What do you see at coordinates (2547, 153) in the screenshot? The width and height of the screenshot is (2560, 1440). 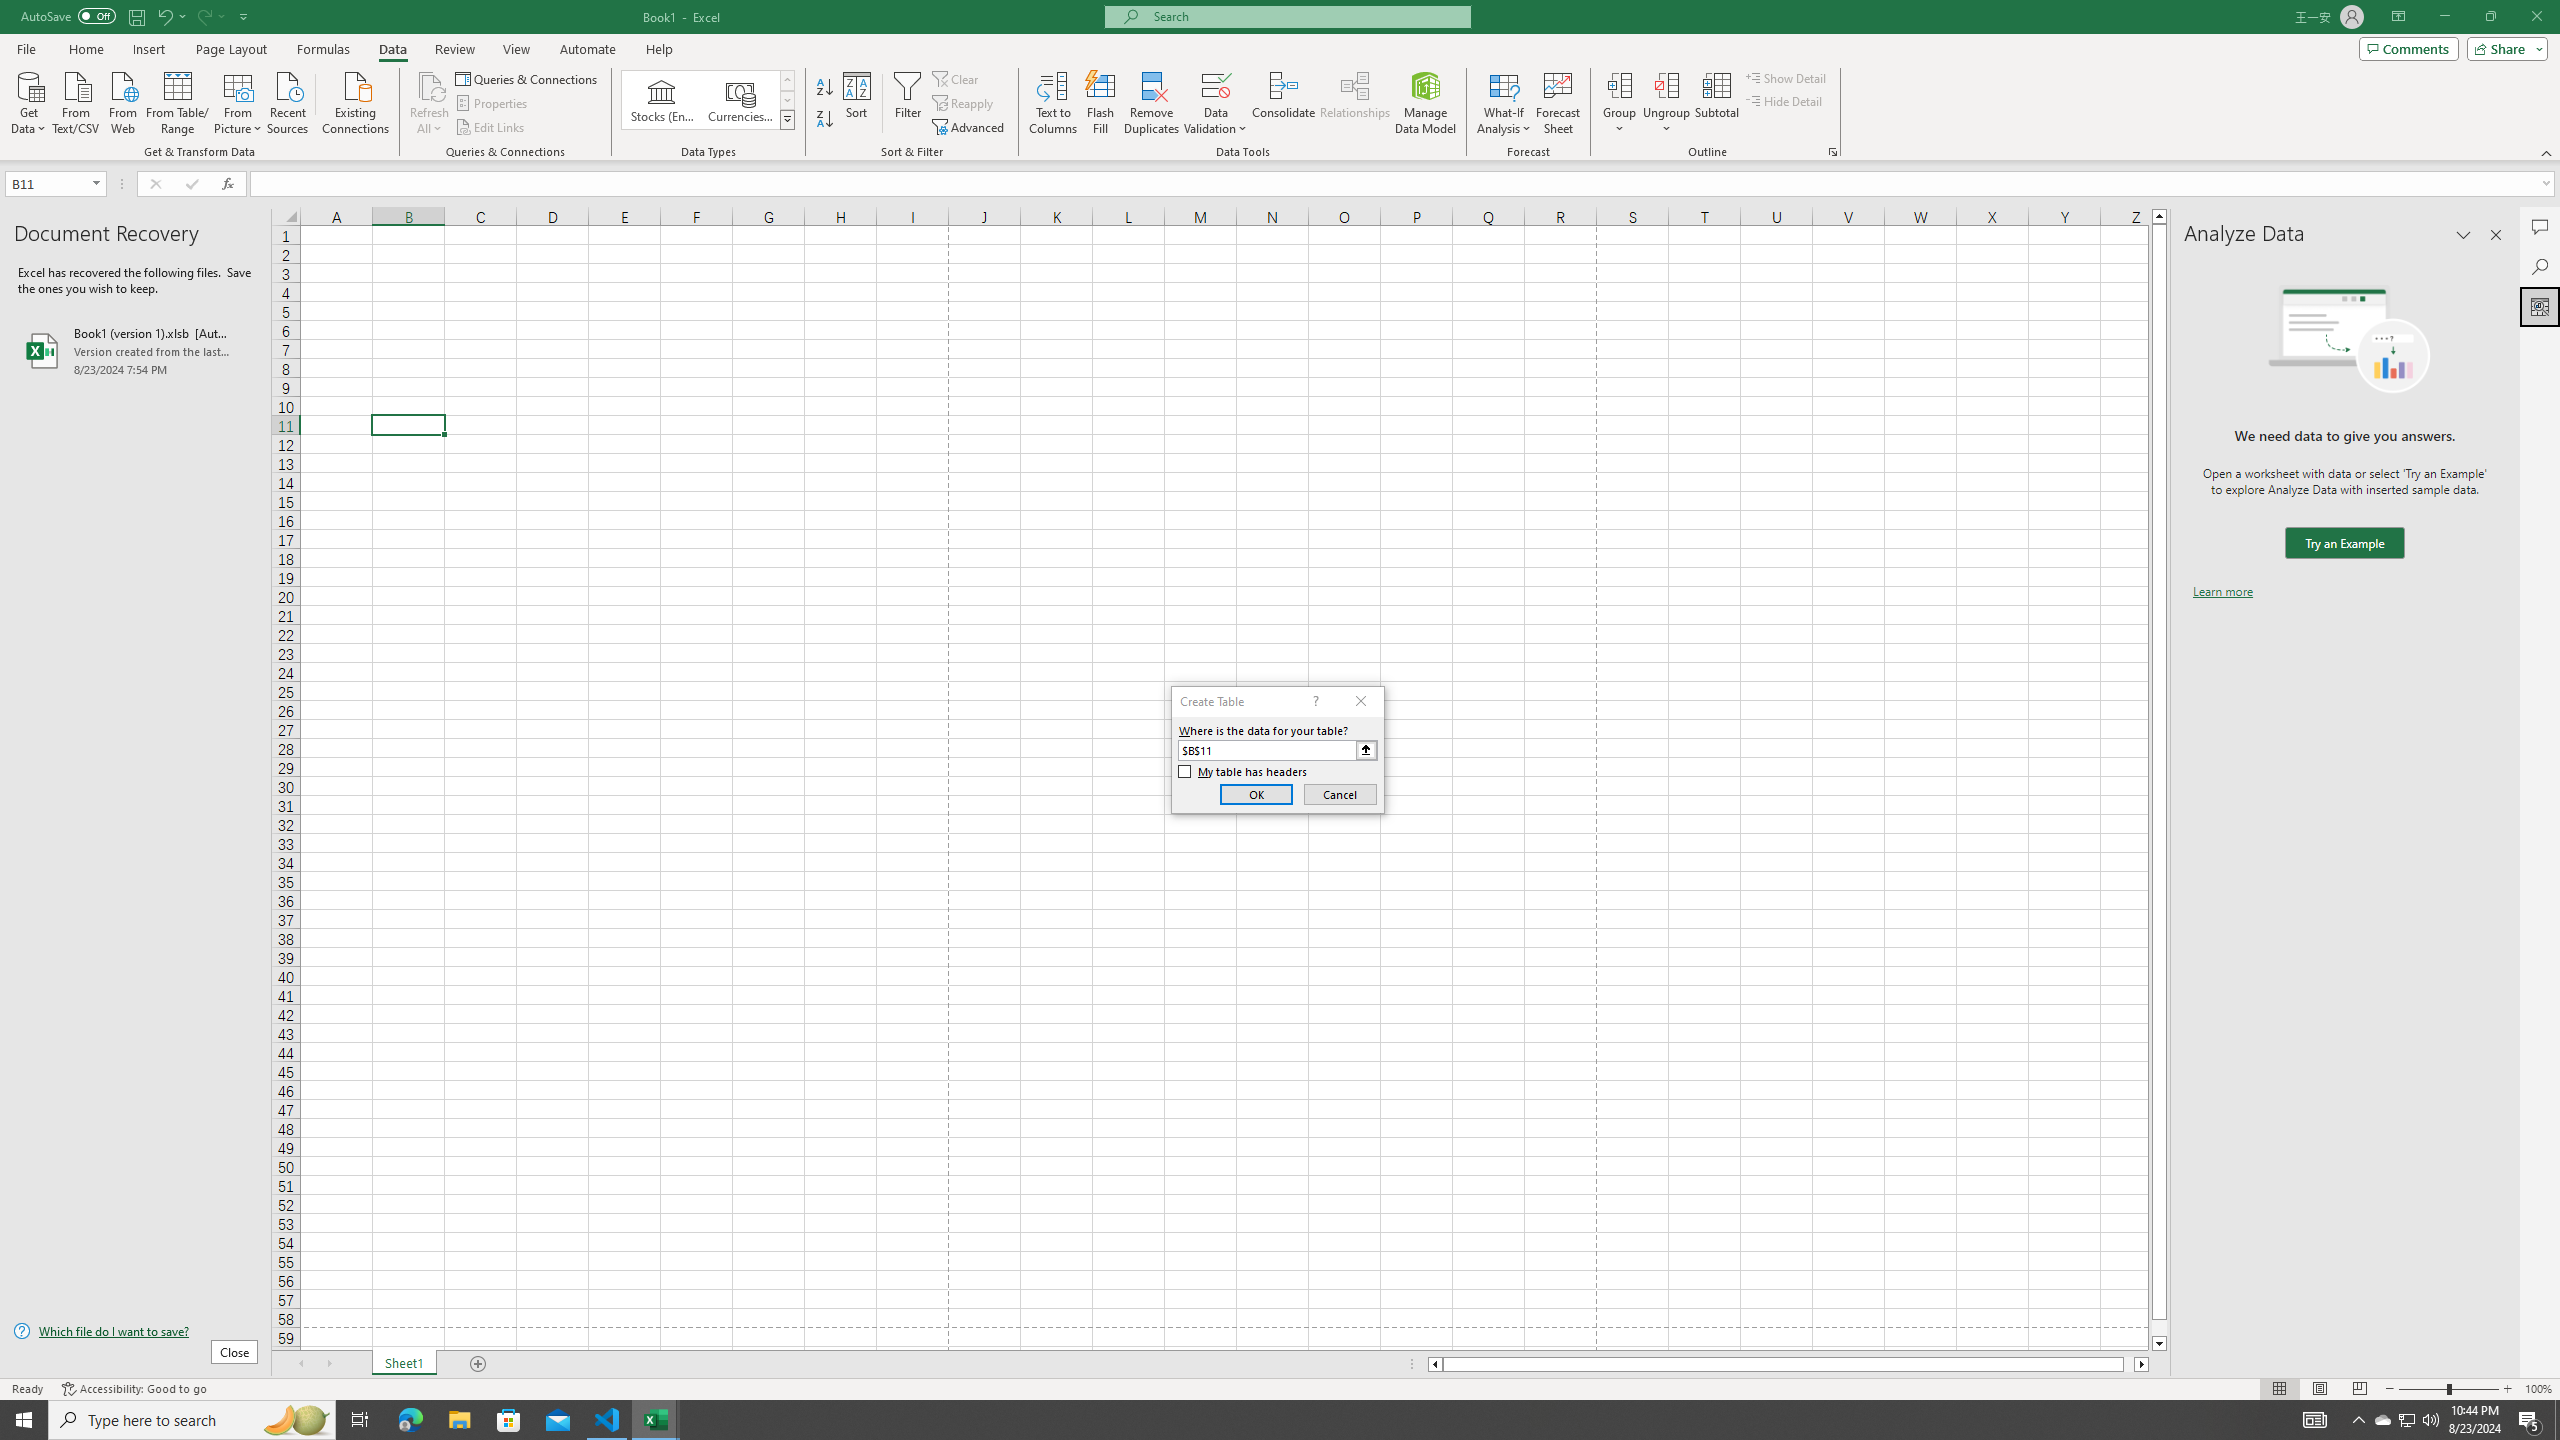 I see `'Collapse the Ribbon'` at bounding box center [2547, 153].